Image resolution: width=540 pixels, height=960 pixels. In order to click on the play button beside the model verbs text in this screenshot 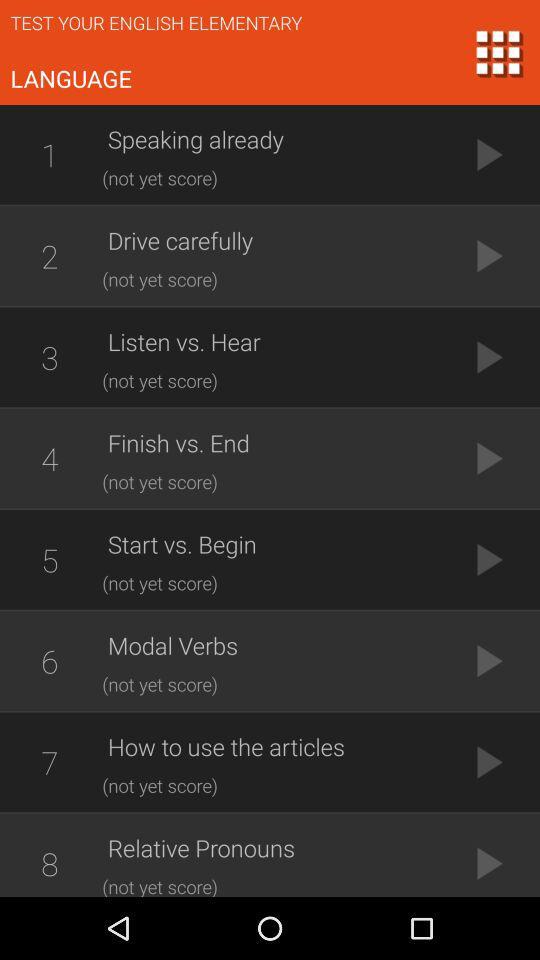, I will do `click(488, 659)`.